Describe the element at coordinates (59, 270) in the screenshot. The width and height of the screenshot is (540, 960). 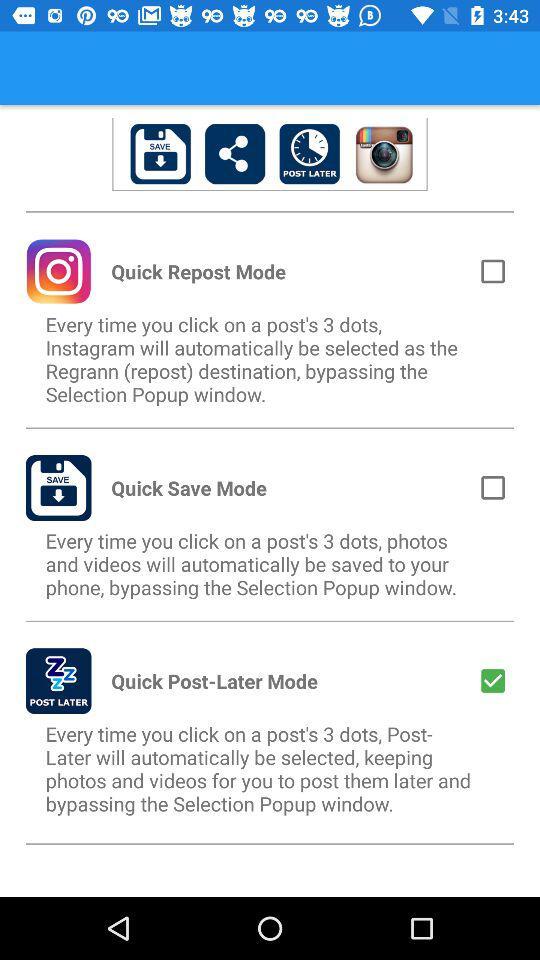
I see `the icon beside quick repost mode` at that location.